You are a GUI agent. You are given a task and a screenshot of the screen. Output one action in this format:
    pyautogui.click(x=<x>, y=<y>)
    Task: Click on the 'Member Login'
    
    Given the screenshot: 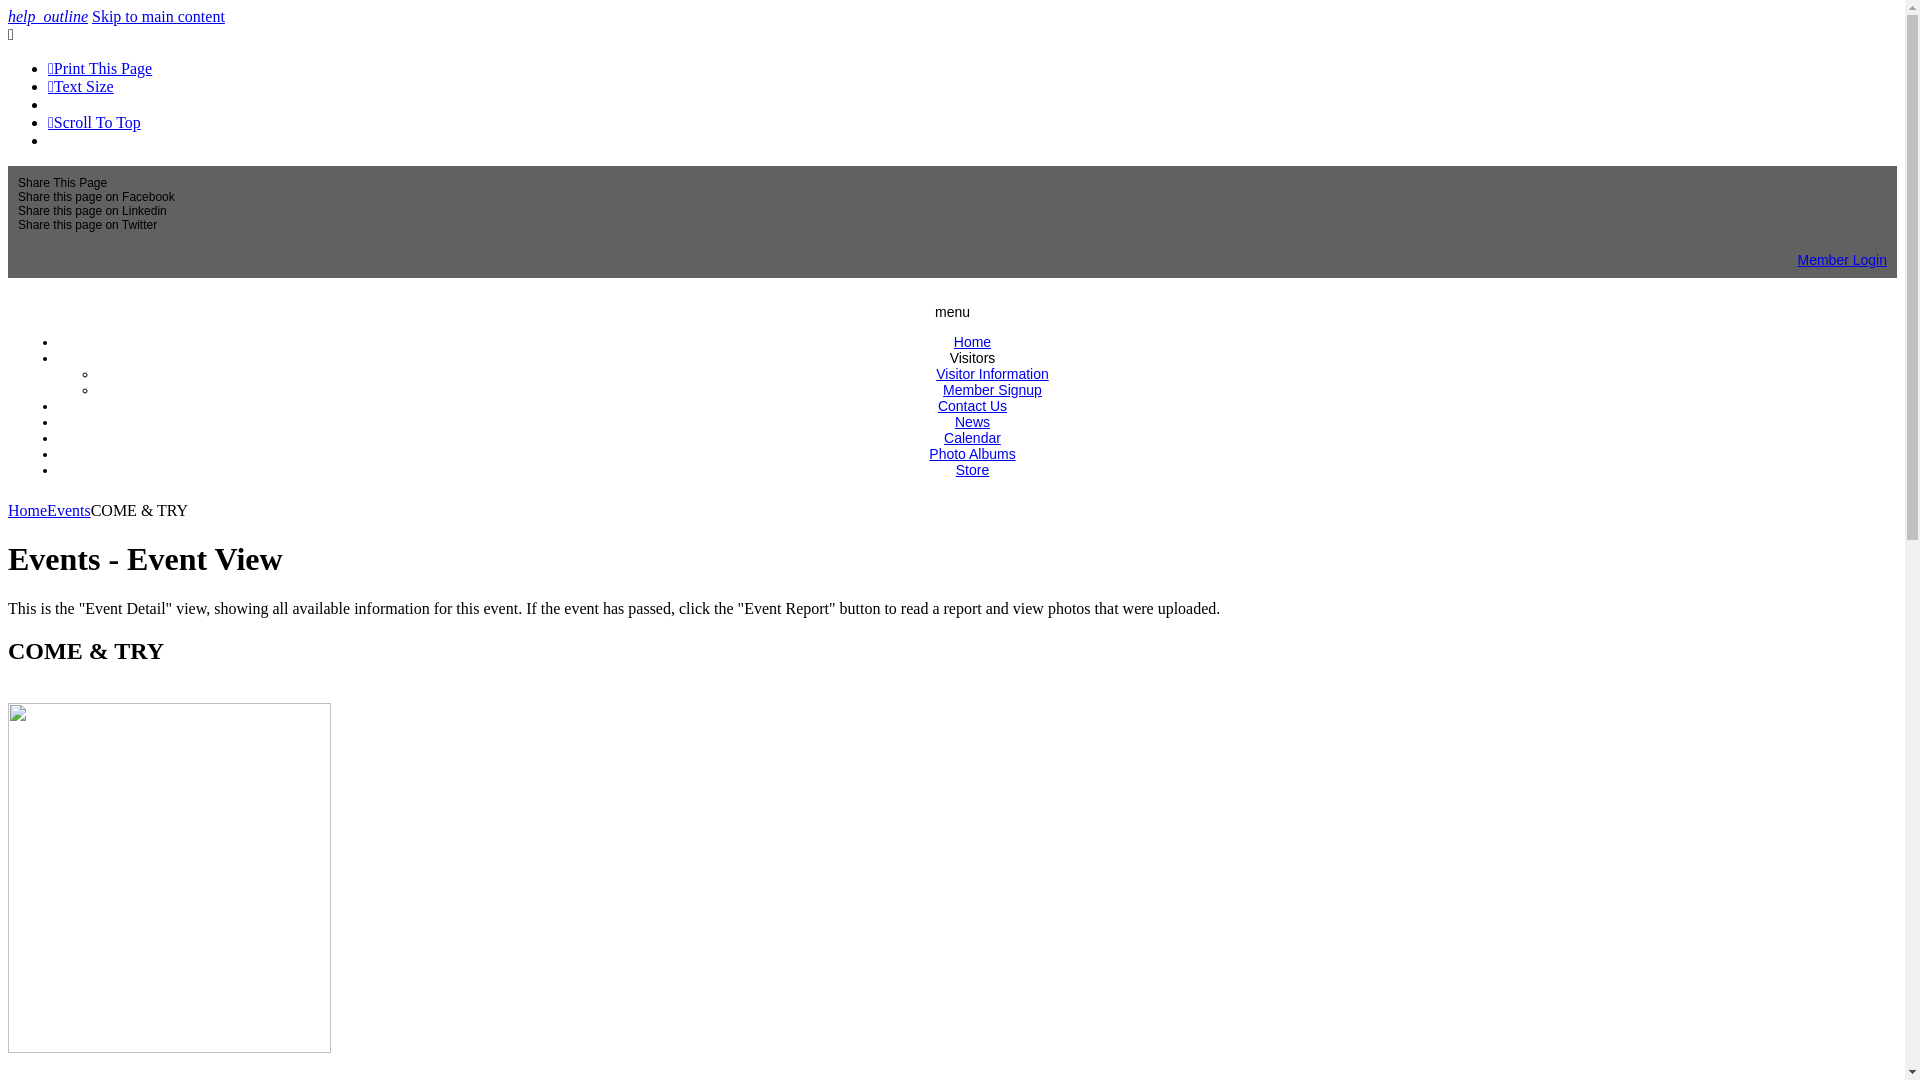 What is the action you would take?
    pyautogui.click(x=1842, y=258)
    